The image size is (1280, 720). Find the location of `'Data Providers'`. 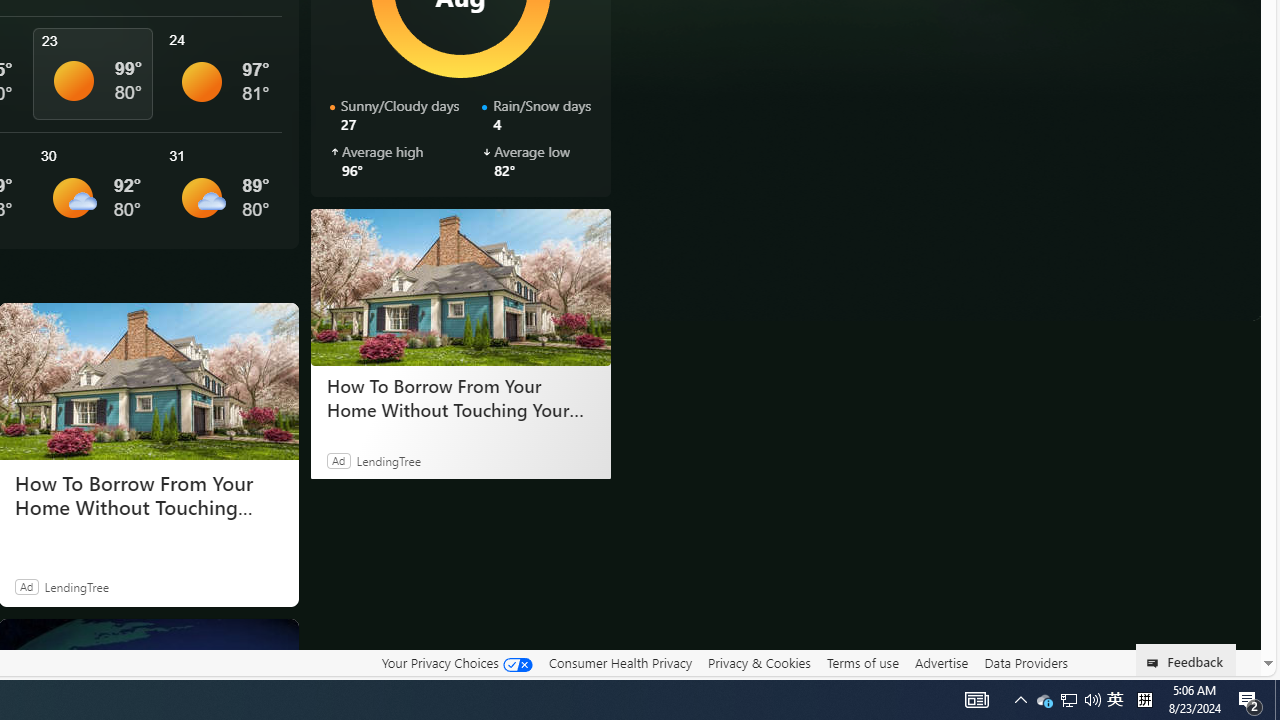

'Data Providers' is located at coordinates (1025, 662).